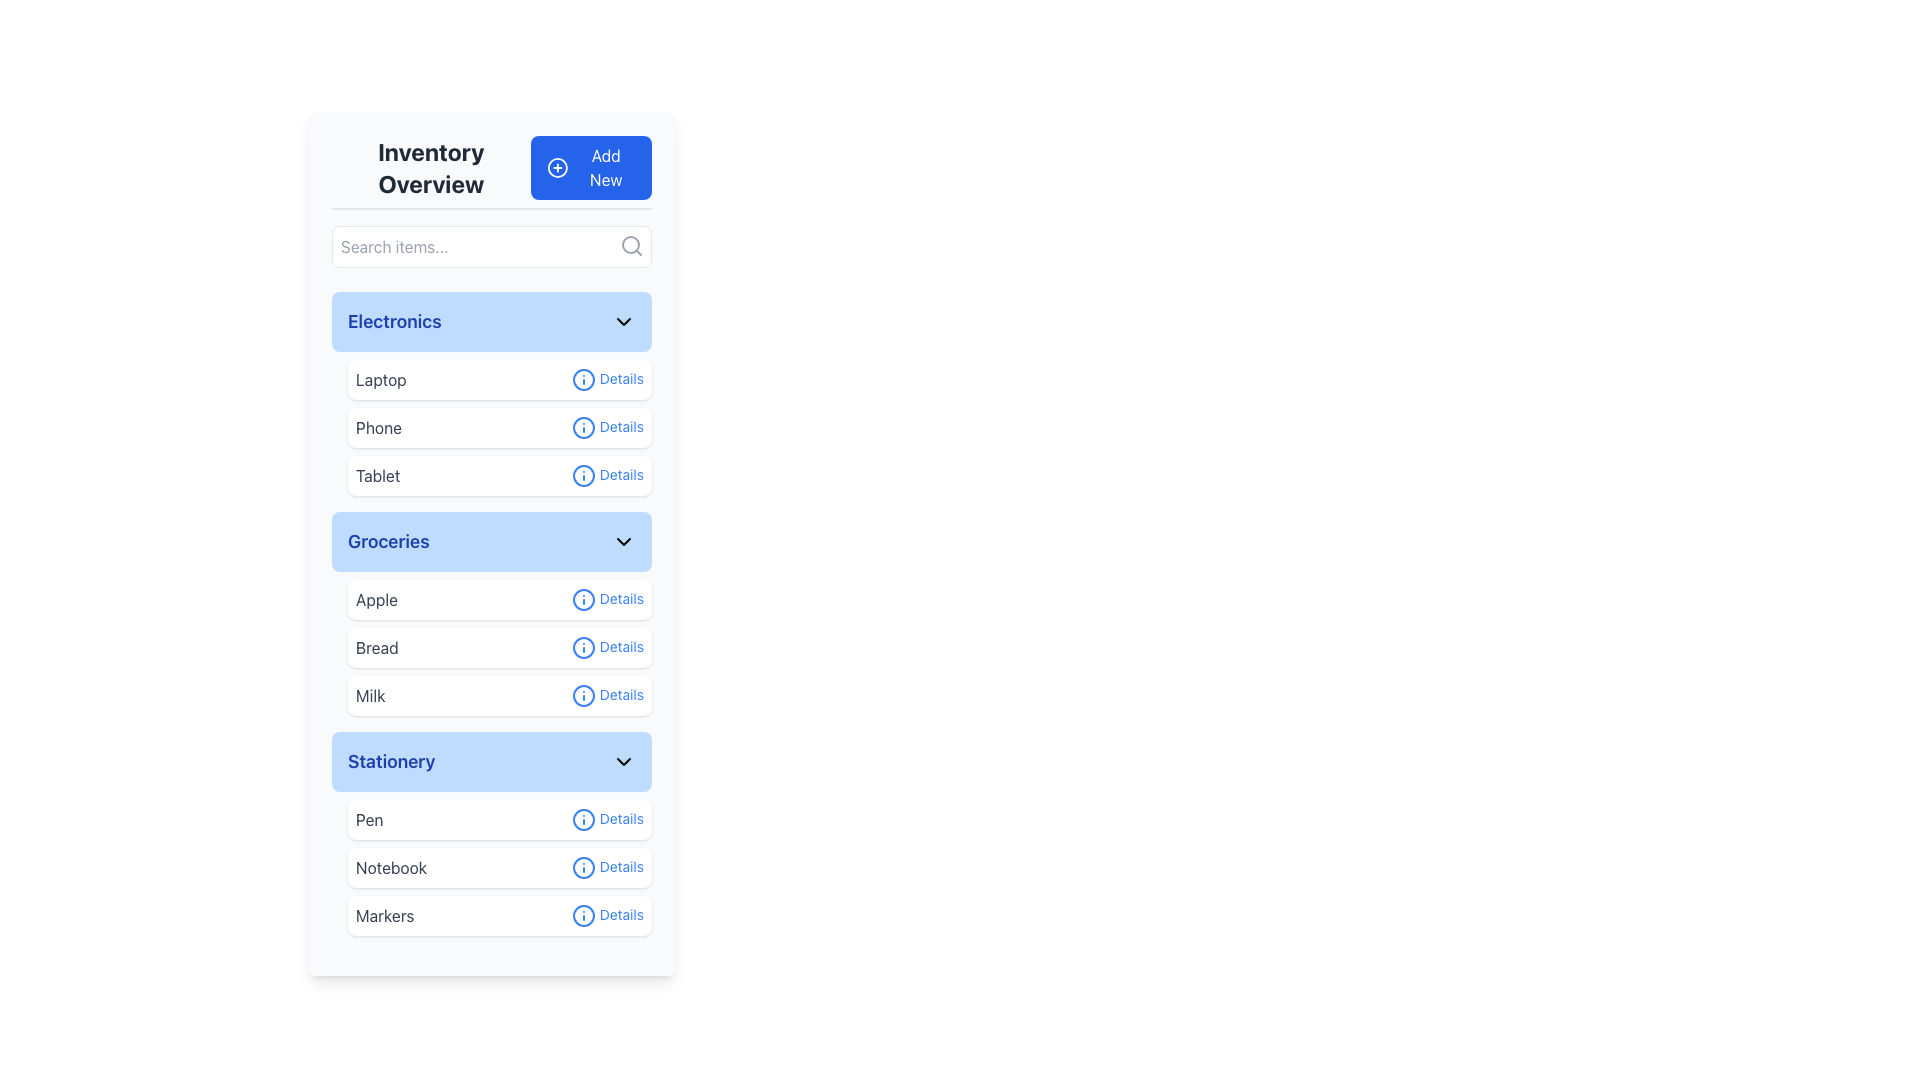  What do you see at coordinates (499, 599) in the screenshot?
I see `the first item in the 'Groceries' section` at bounding box center [499, 599].